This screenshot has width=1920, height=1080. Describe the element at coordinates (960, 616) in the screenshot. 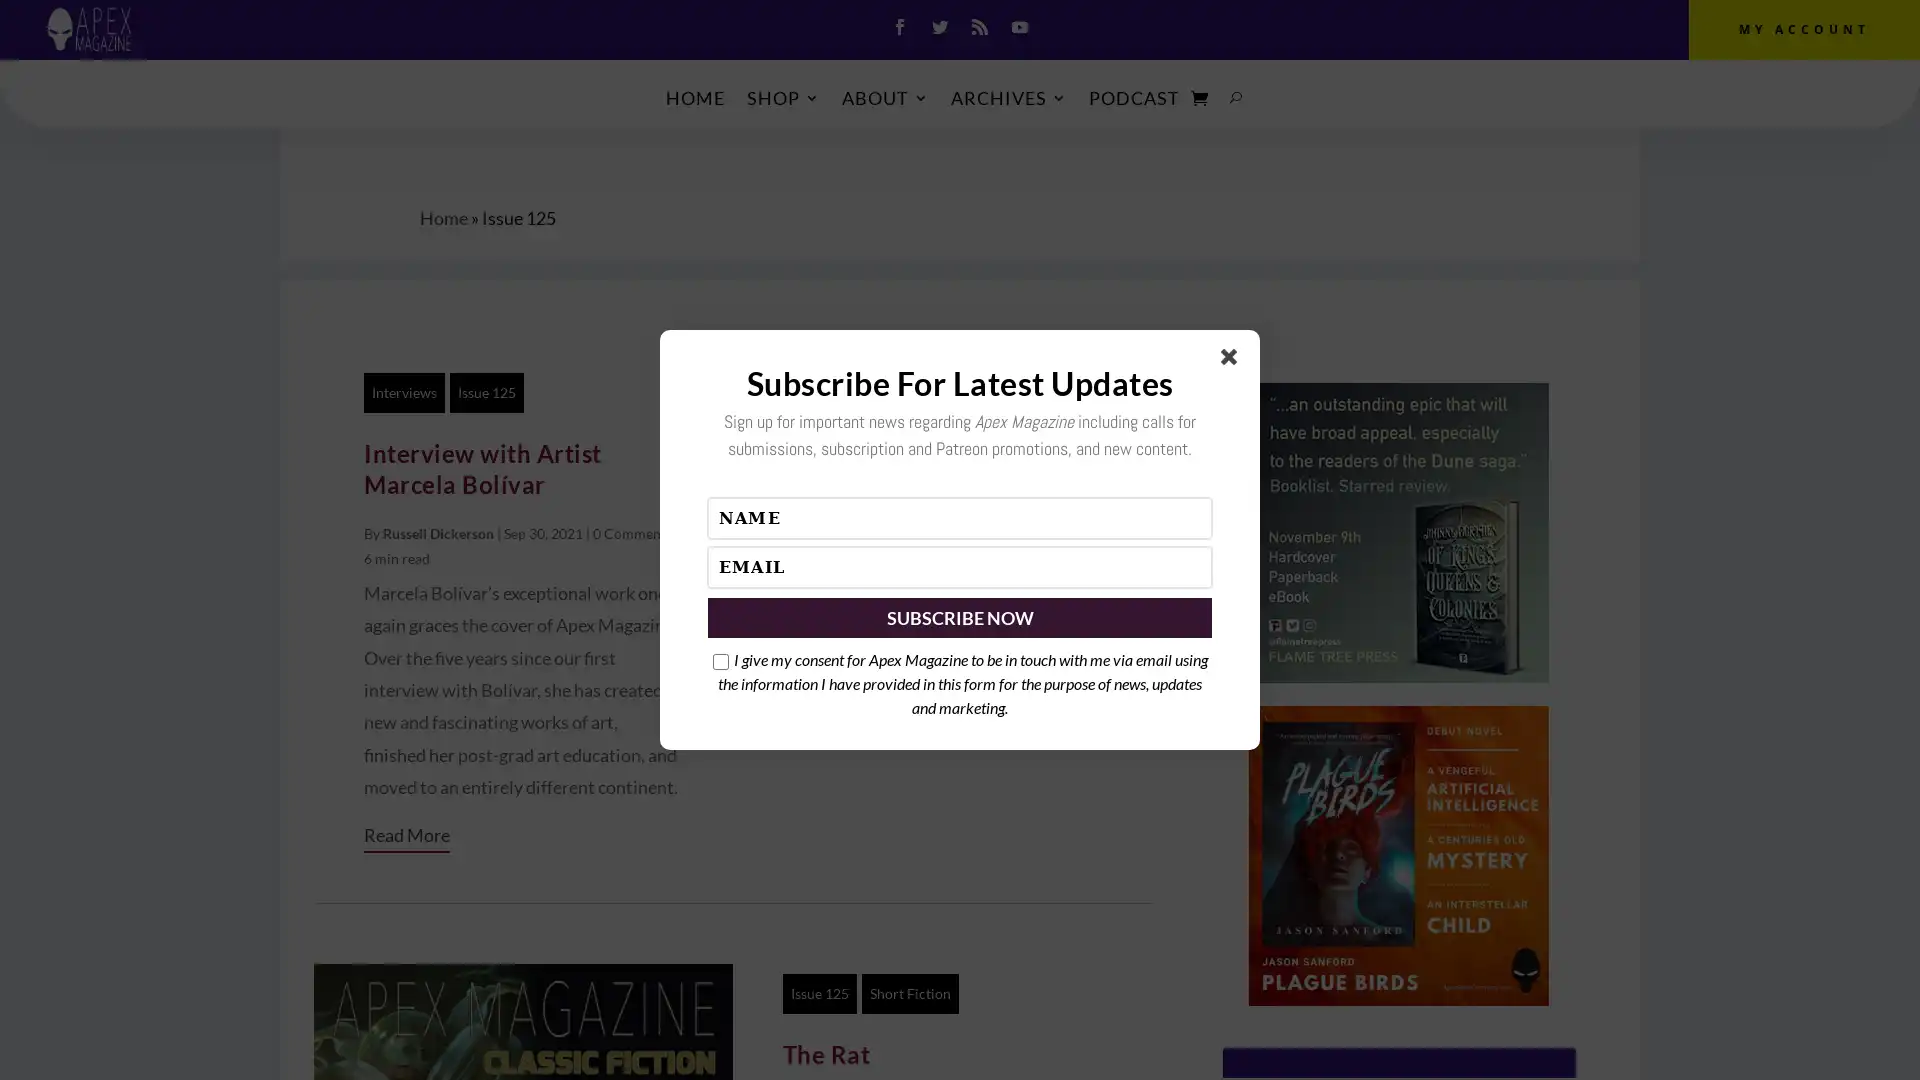

I see `Subscribe Now` at that location.